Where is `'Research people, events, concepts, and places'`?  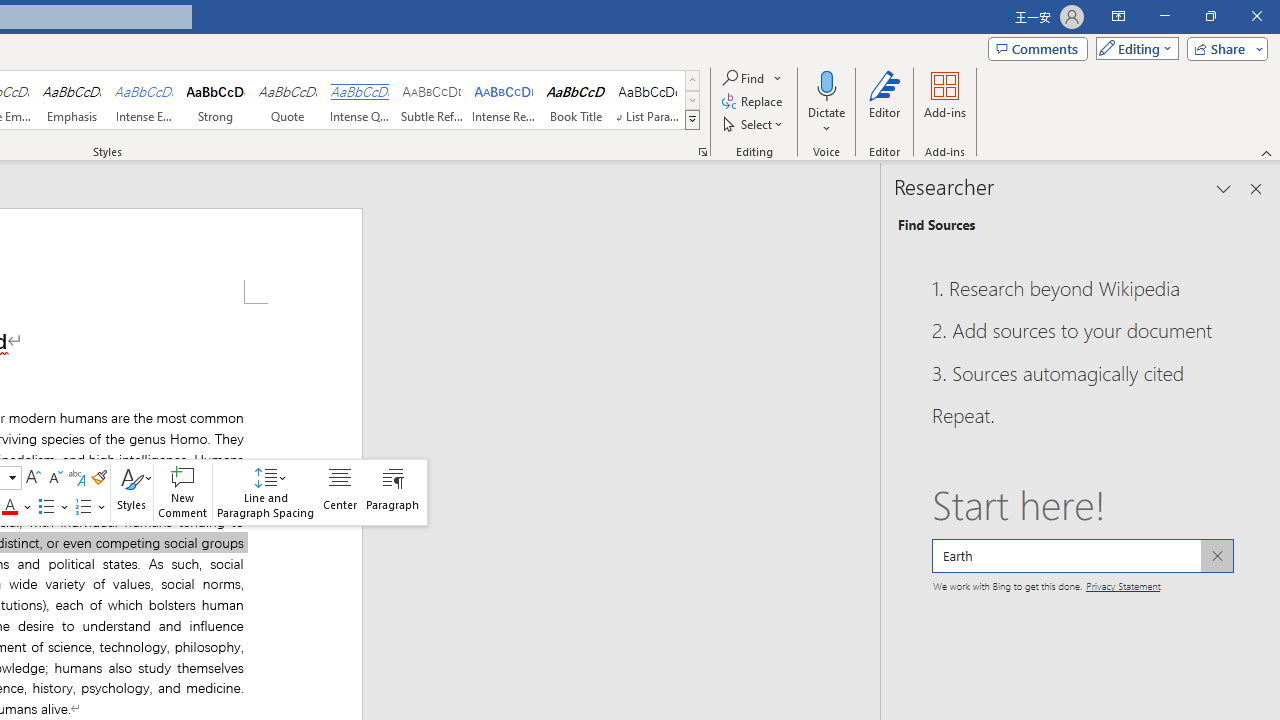
'Research people, events, concepts, and places' is located at coordinates (1081, 556).